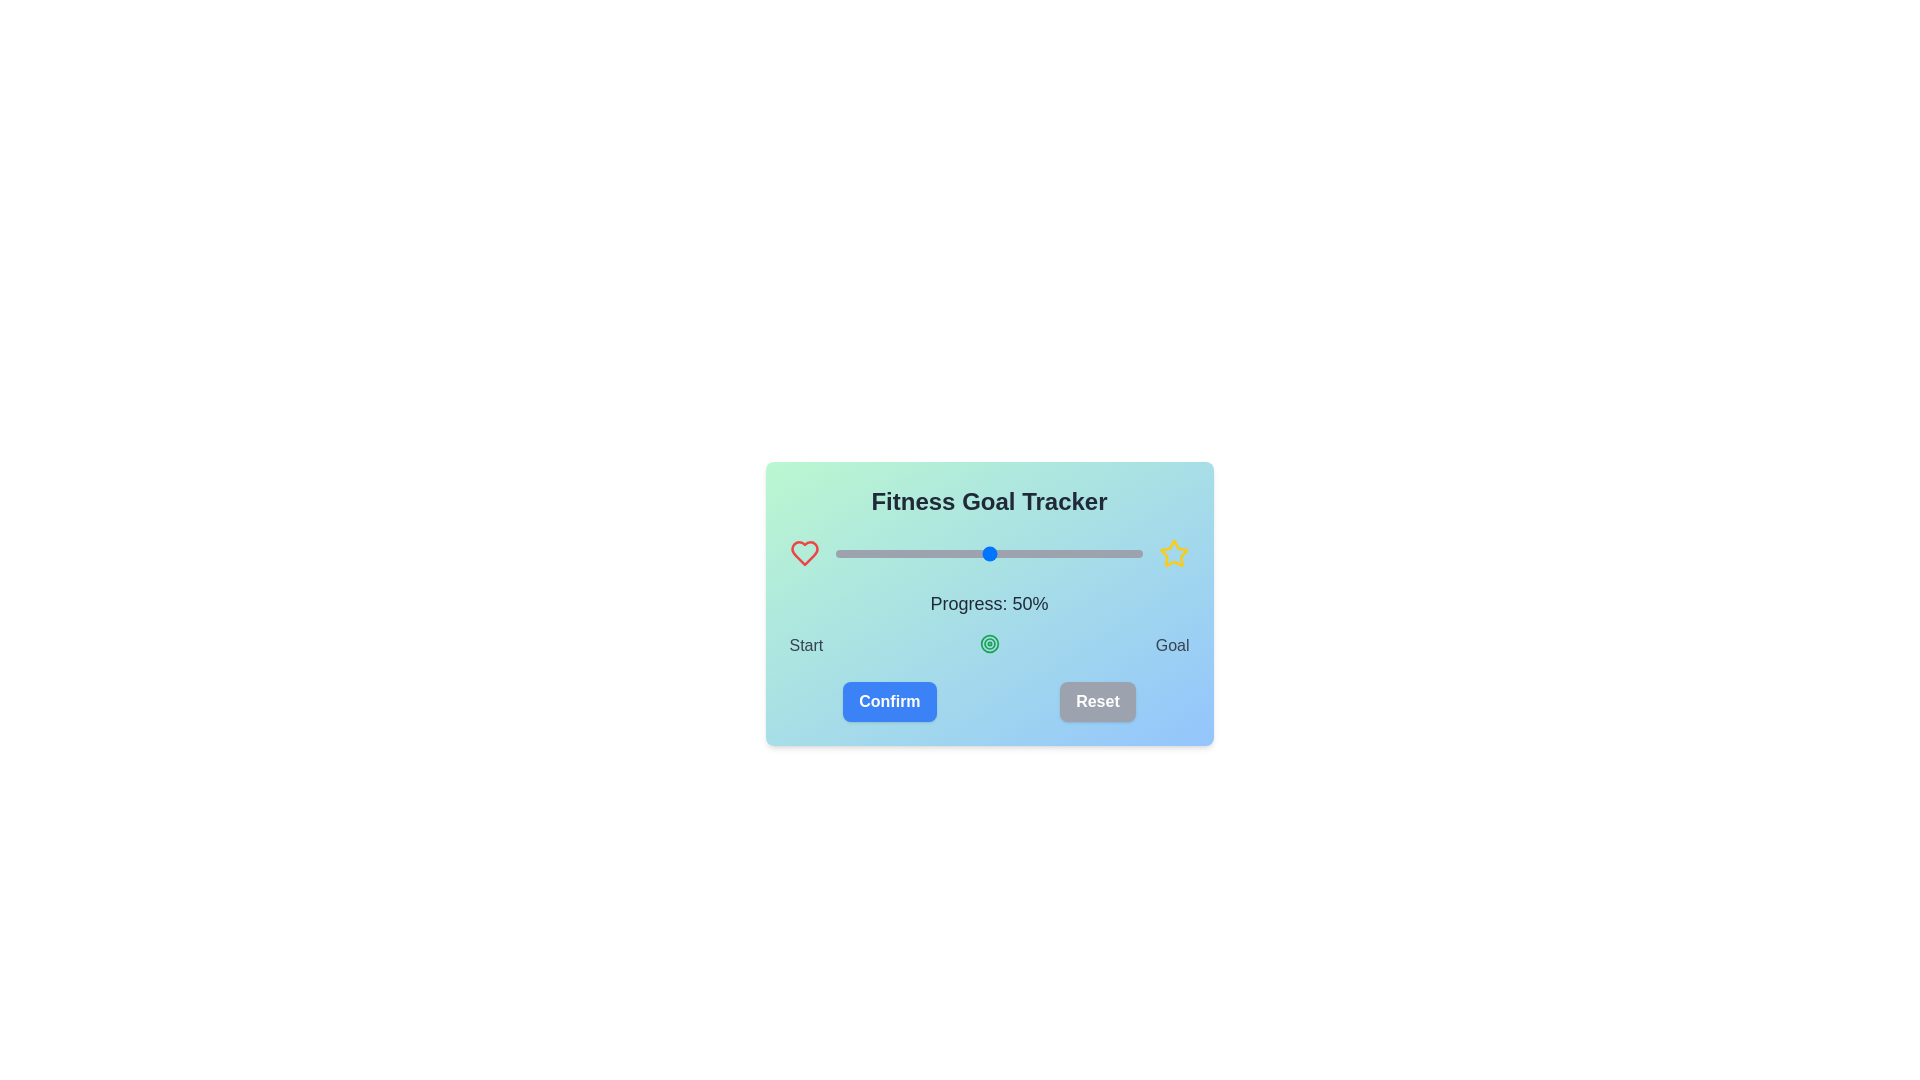 The image size is (1920, 1080). Describe the element at coordinates (1096, 701) in the screenshot. I see `the 'Reset' button to reset the progress to 50%` at that location.